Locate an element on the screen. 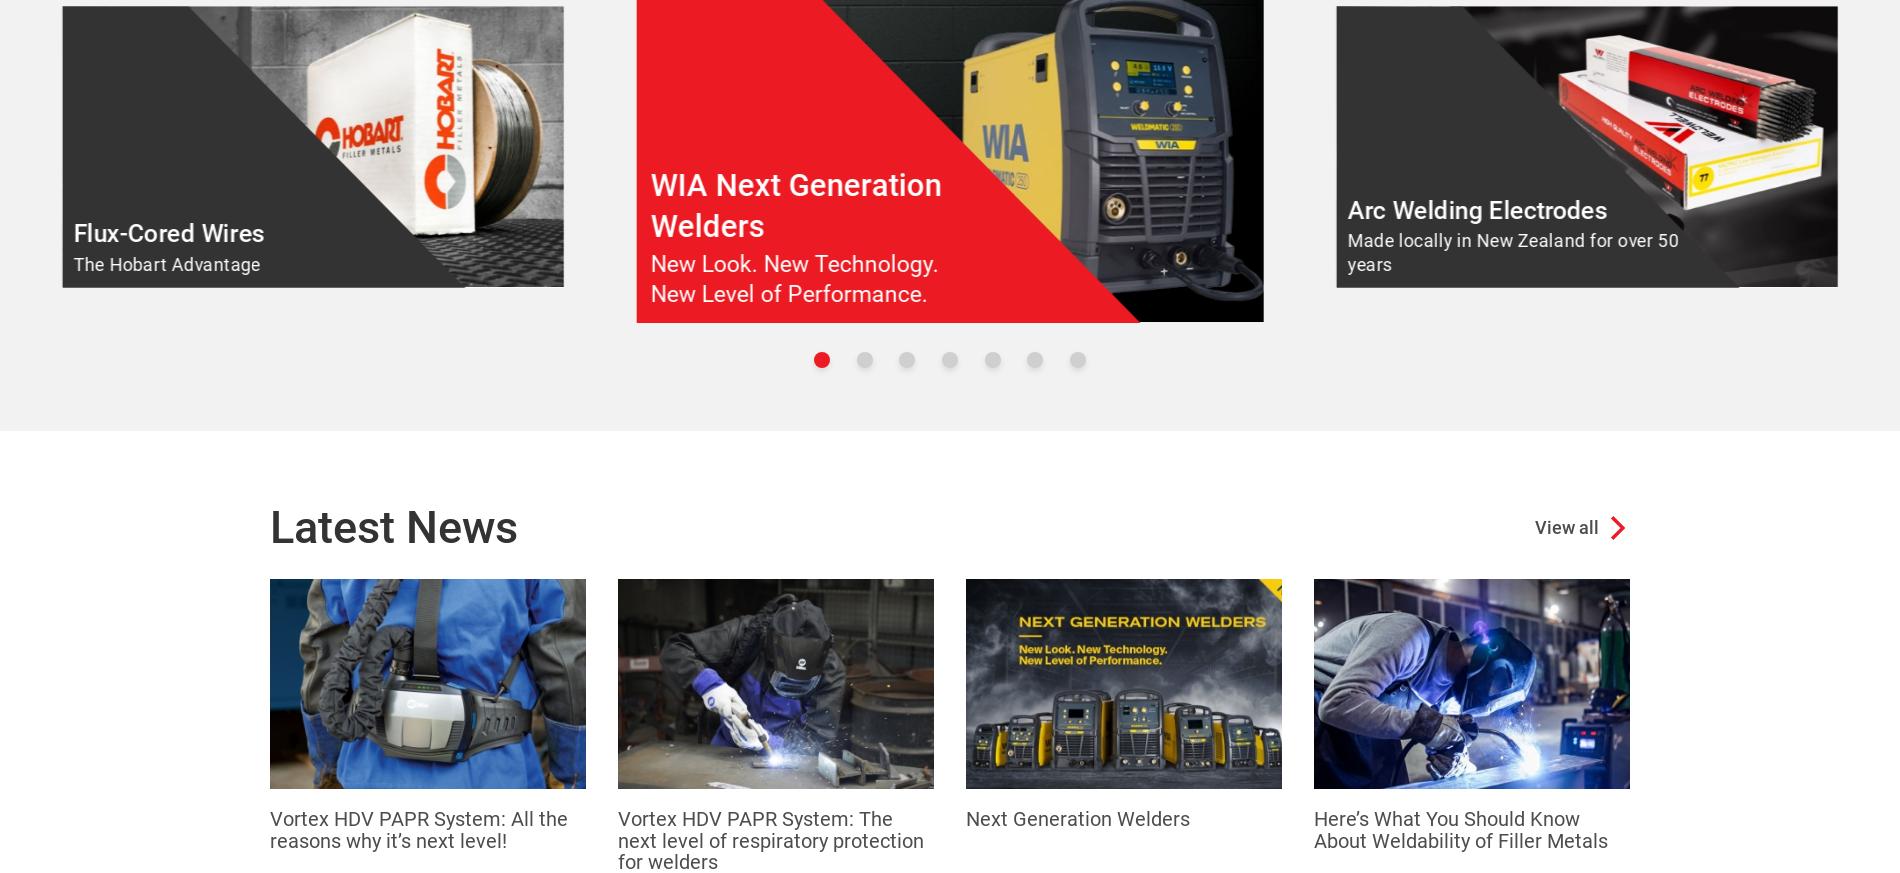 The width and height of the screenshot is (1900, 873). 'New Look. New Technology.' is located at coordinates (793, 264).